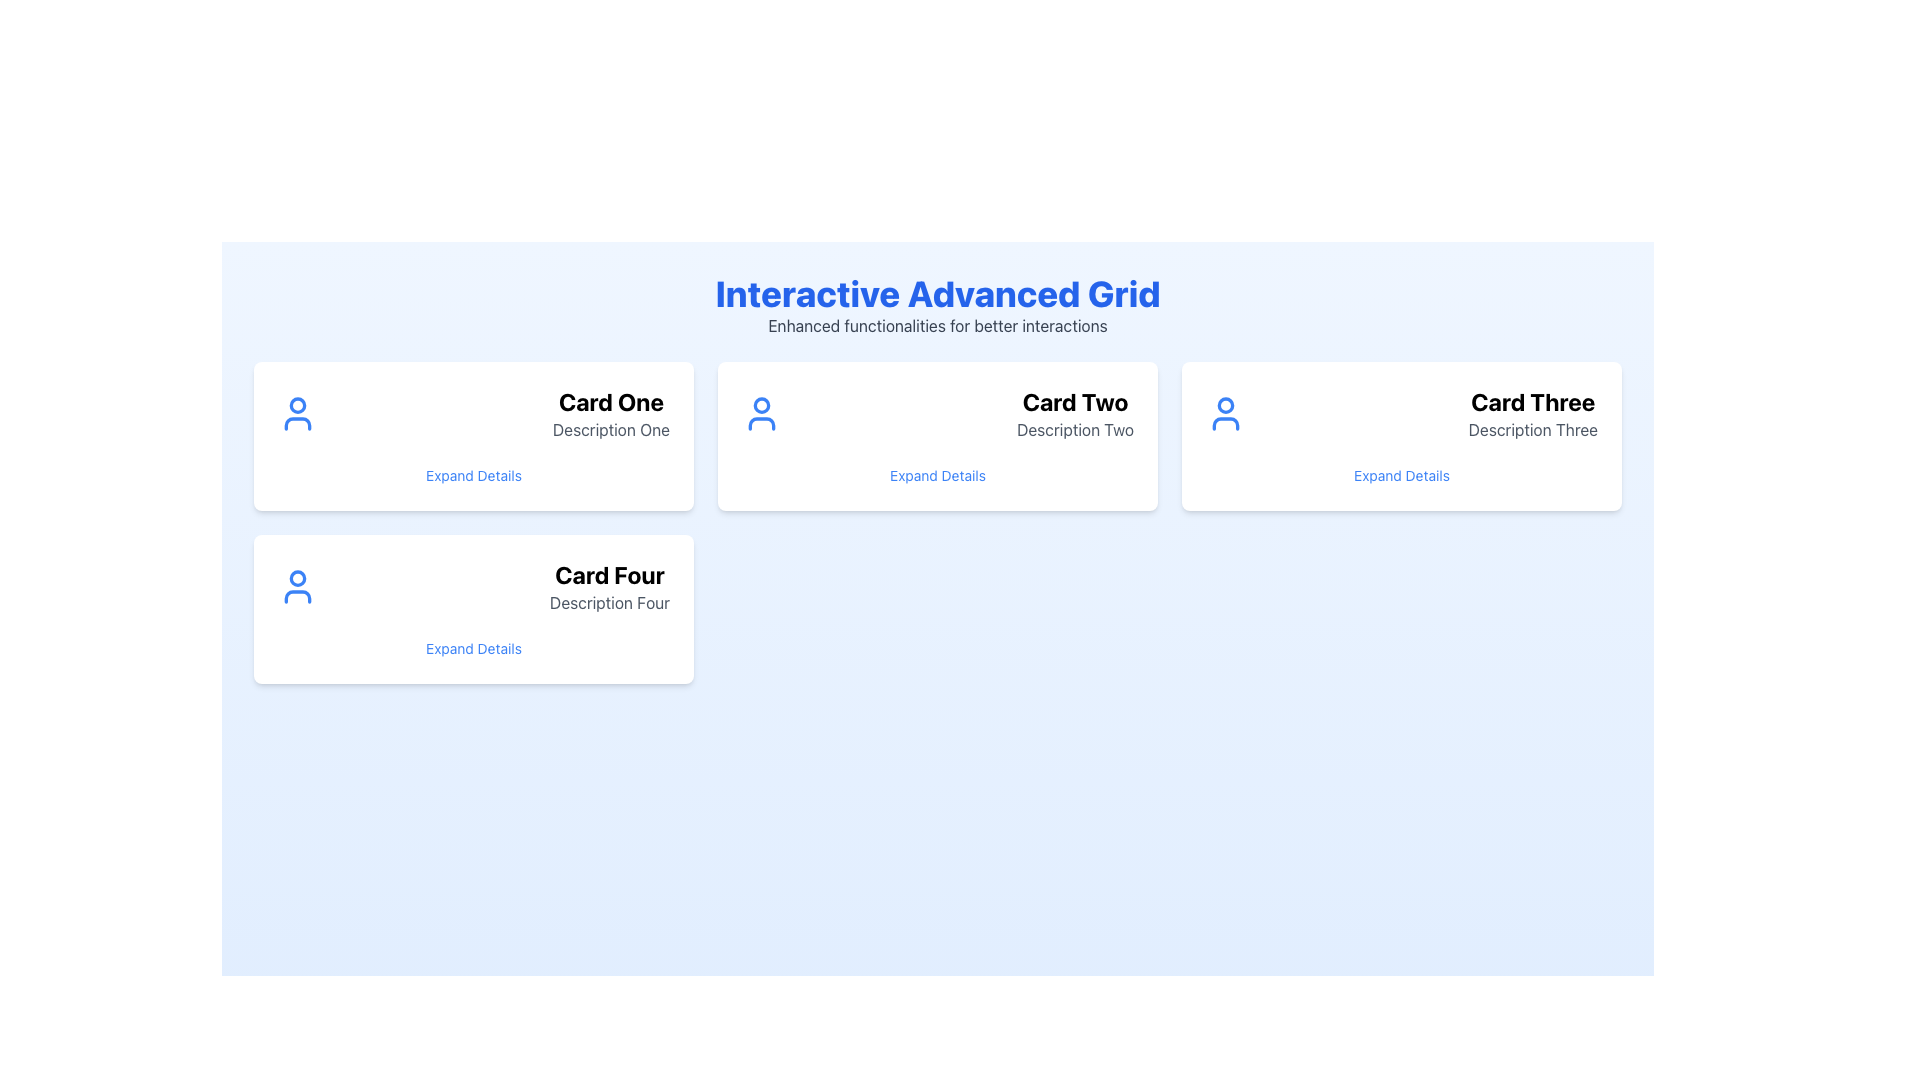 This screenshot has width=1920, height=1080. What do you see at coordinates (1400, 475) in the screenshot?
I see `the blue-colored, underlined text link labeled 'Expand Details' located at the bottom of 'Card Three' under 'Description Three'` at bounding box center [1400, 475].